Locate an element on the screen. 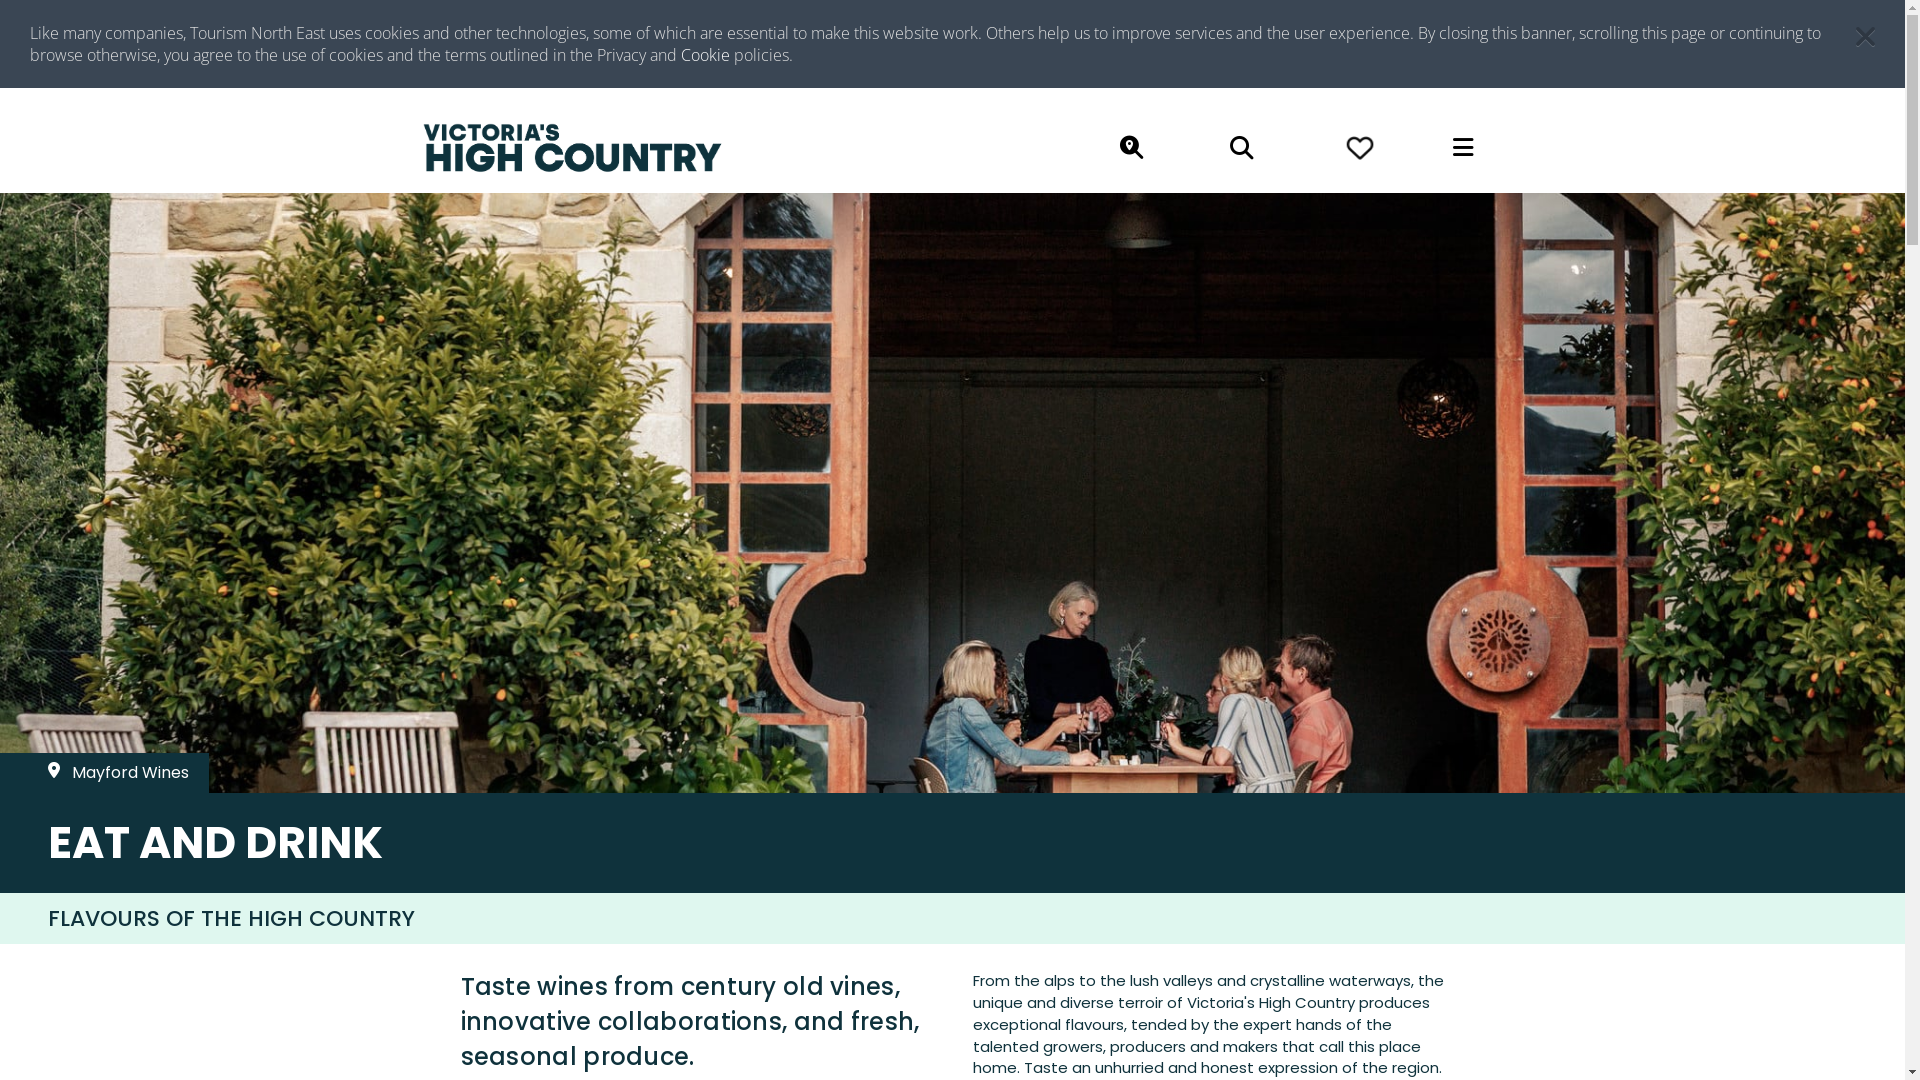  'Mayford Wines' is located at coordinates (103, 771).